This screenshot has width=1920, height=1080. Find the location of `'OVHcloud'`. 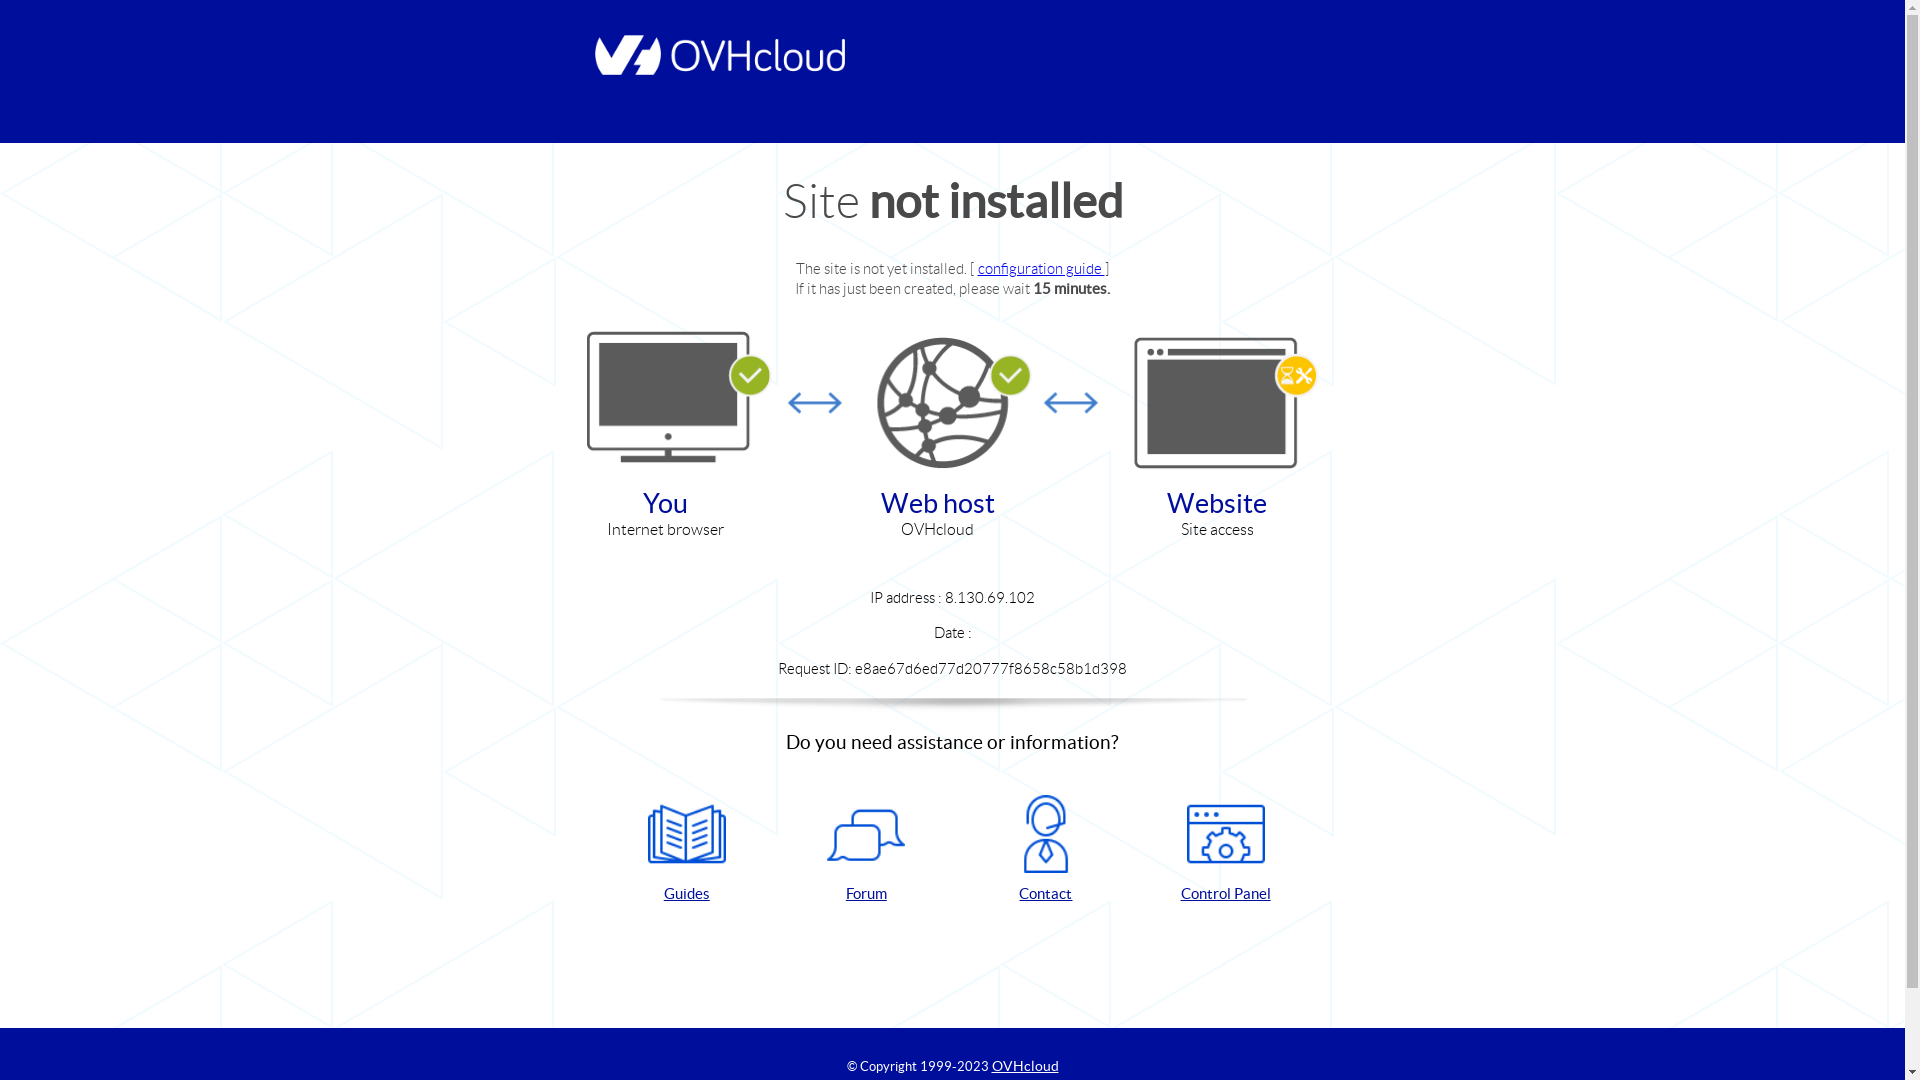

'OVHcloud' is located at coordinates (1025, 1064).